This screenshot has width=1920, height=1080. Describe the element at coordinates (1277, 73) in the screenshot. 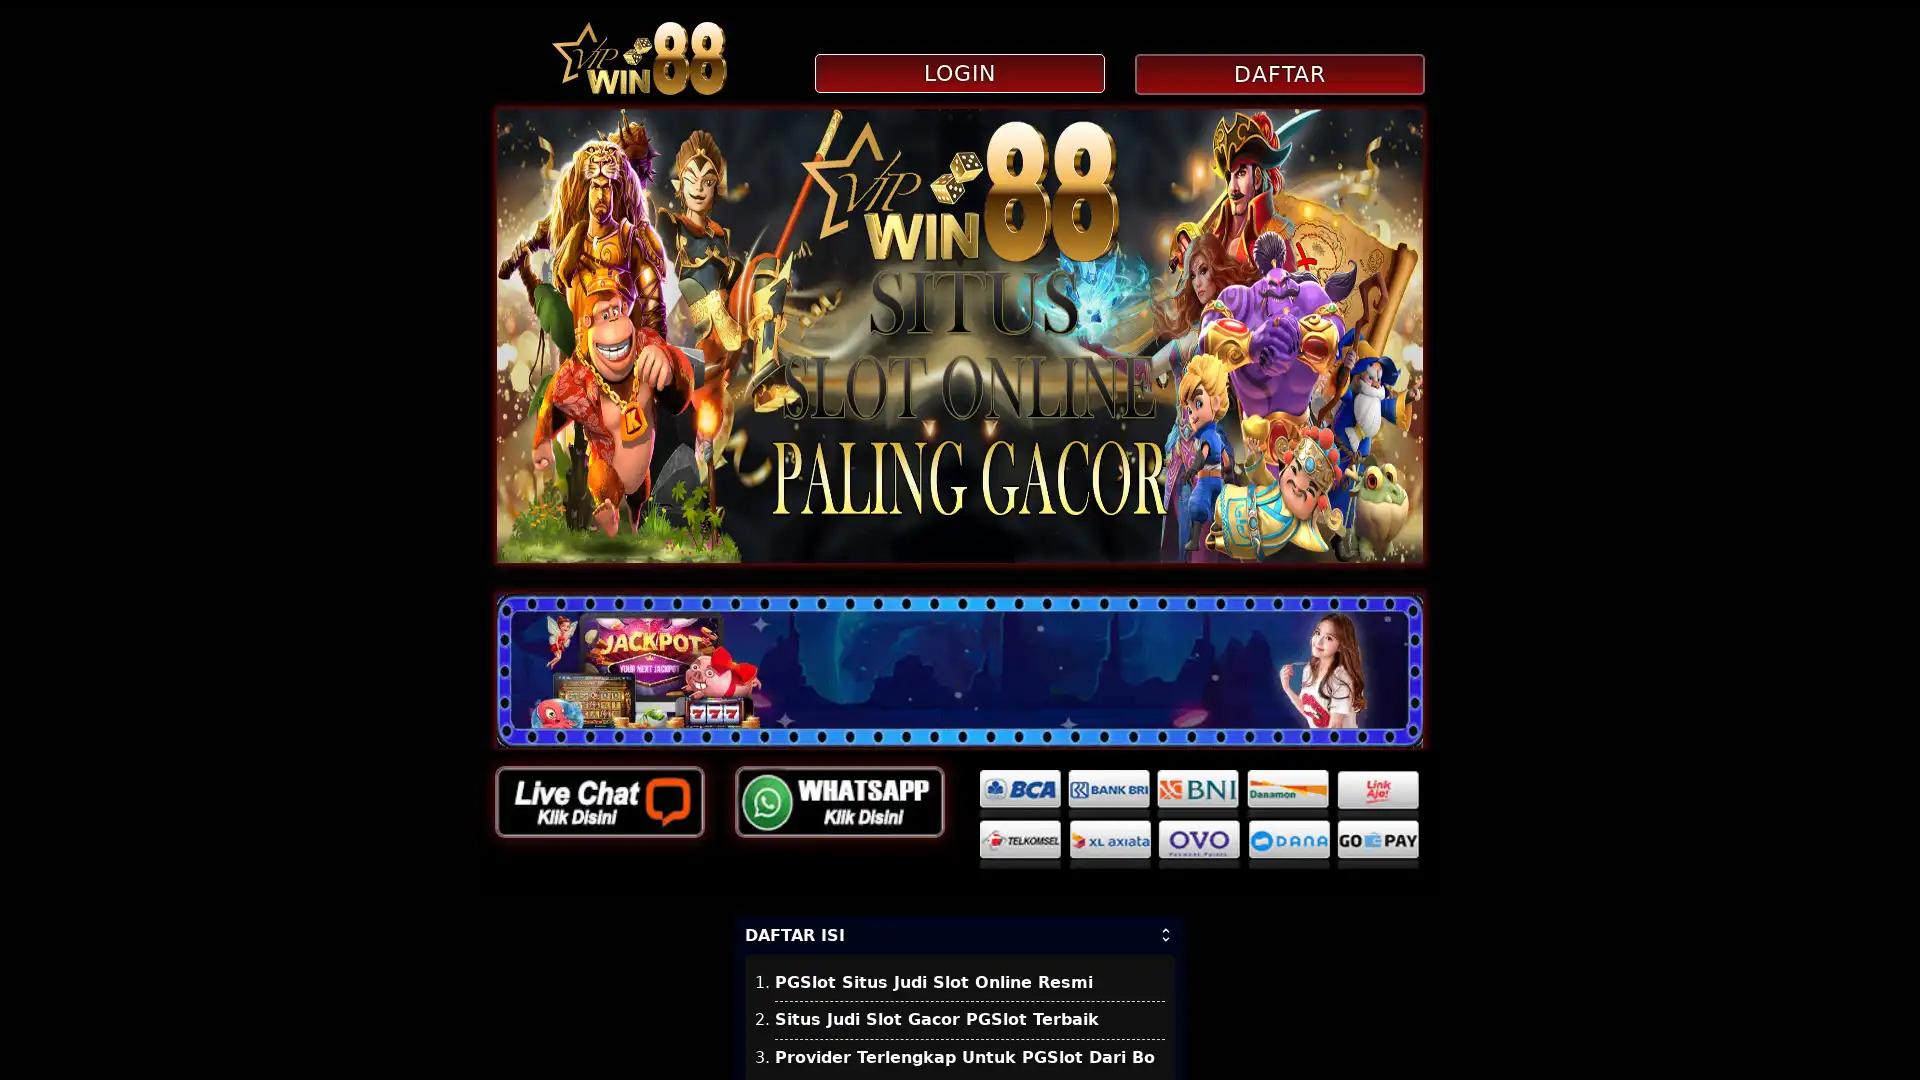

I see `DAFTAR` at that location.